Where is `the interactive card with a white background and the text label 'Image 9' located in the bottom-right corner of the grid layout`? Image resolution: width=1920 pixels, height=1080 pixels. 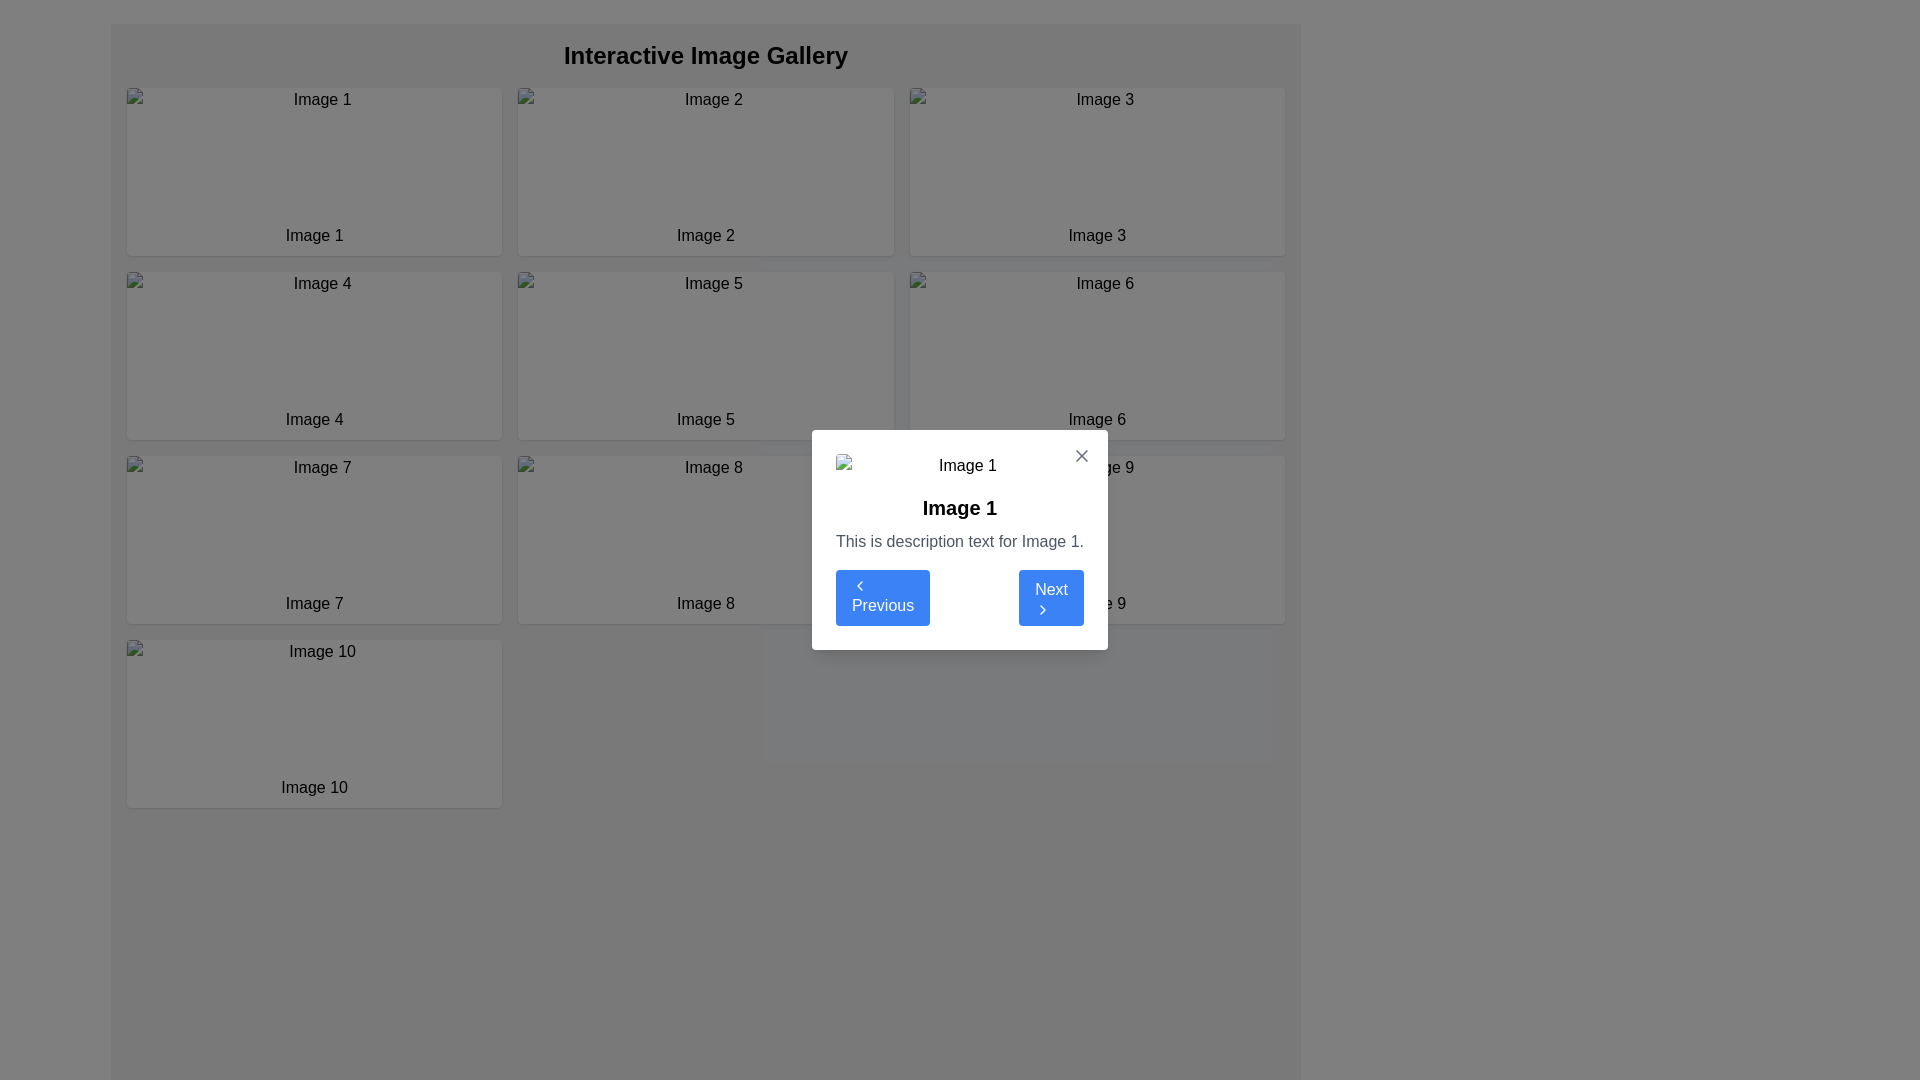 the interactive card with a white background and the text label 'Image 9' located in the bottom-right corner of the grid layout is located at coordinates (1096, 540).